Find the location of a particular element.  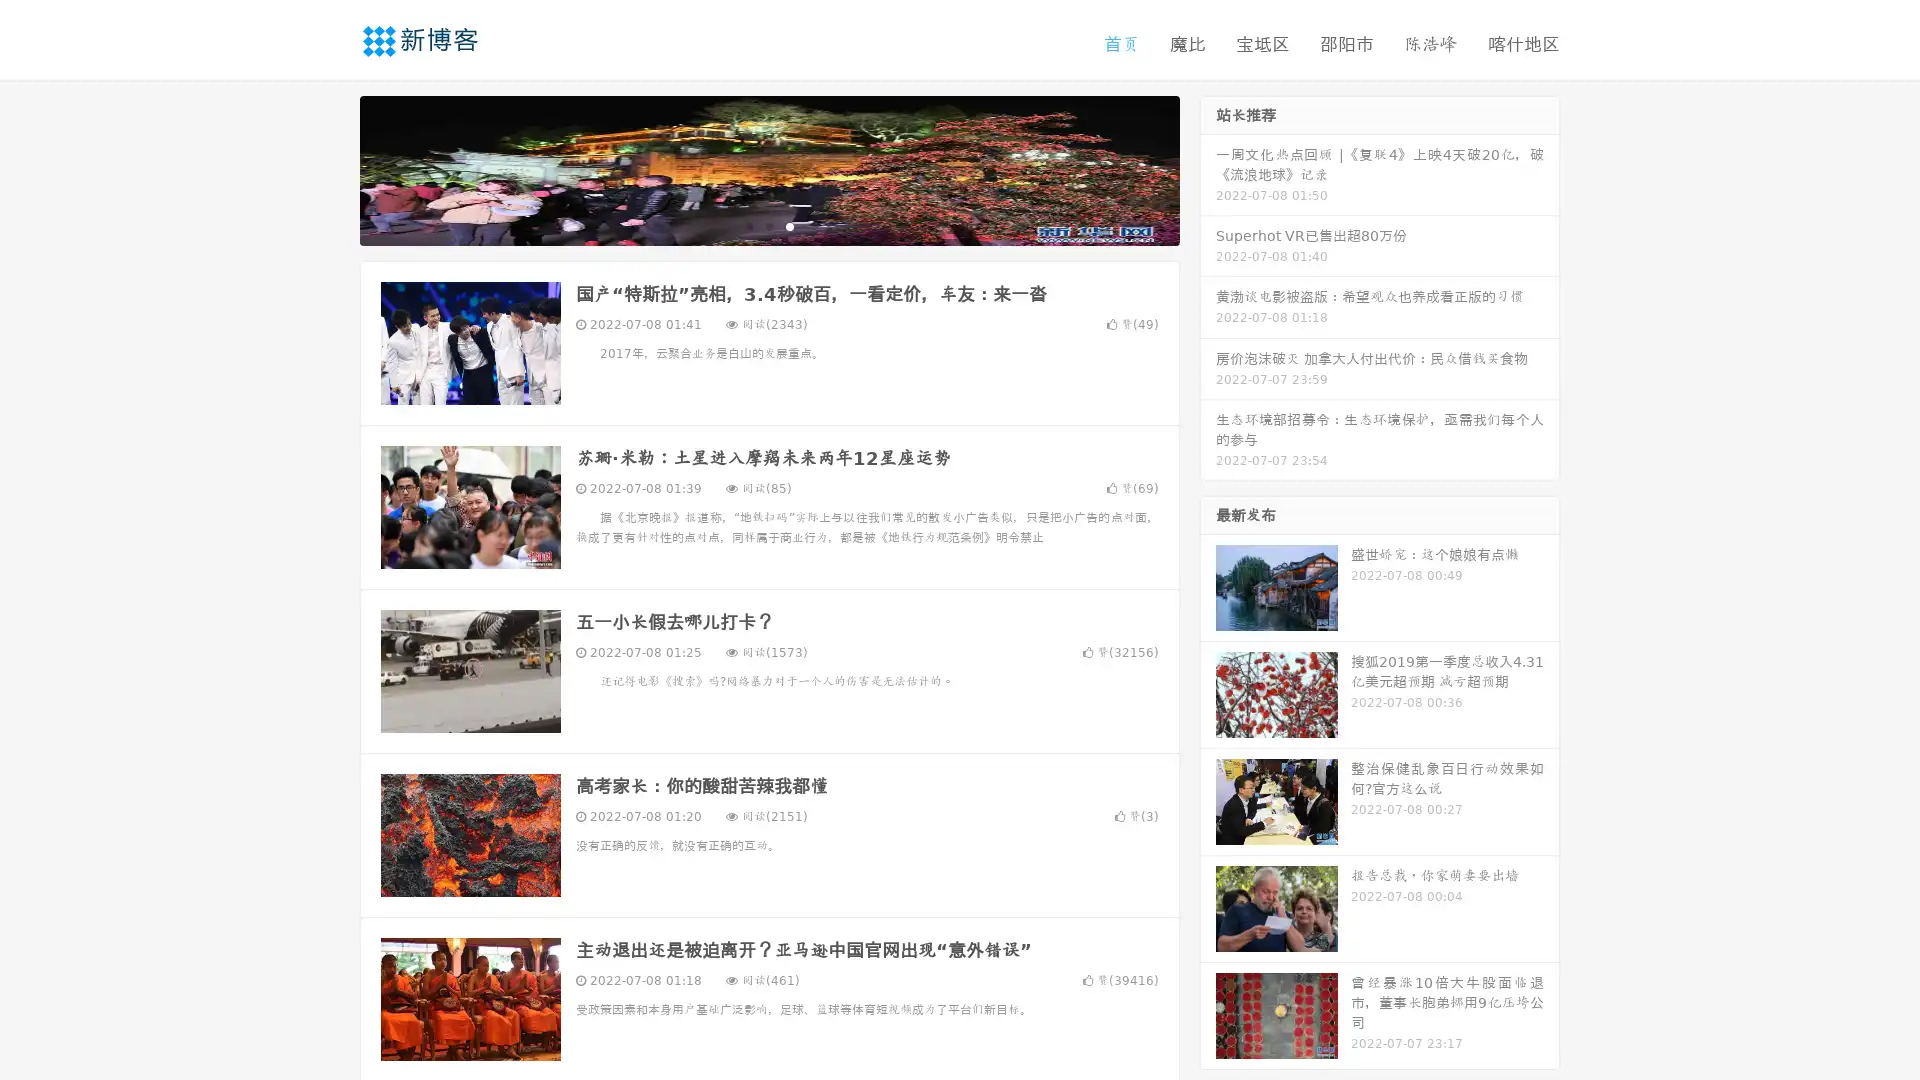

Go to slide 1 is located at coordinates (748, 225).